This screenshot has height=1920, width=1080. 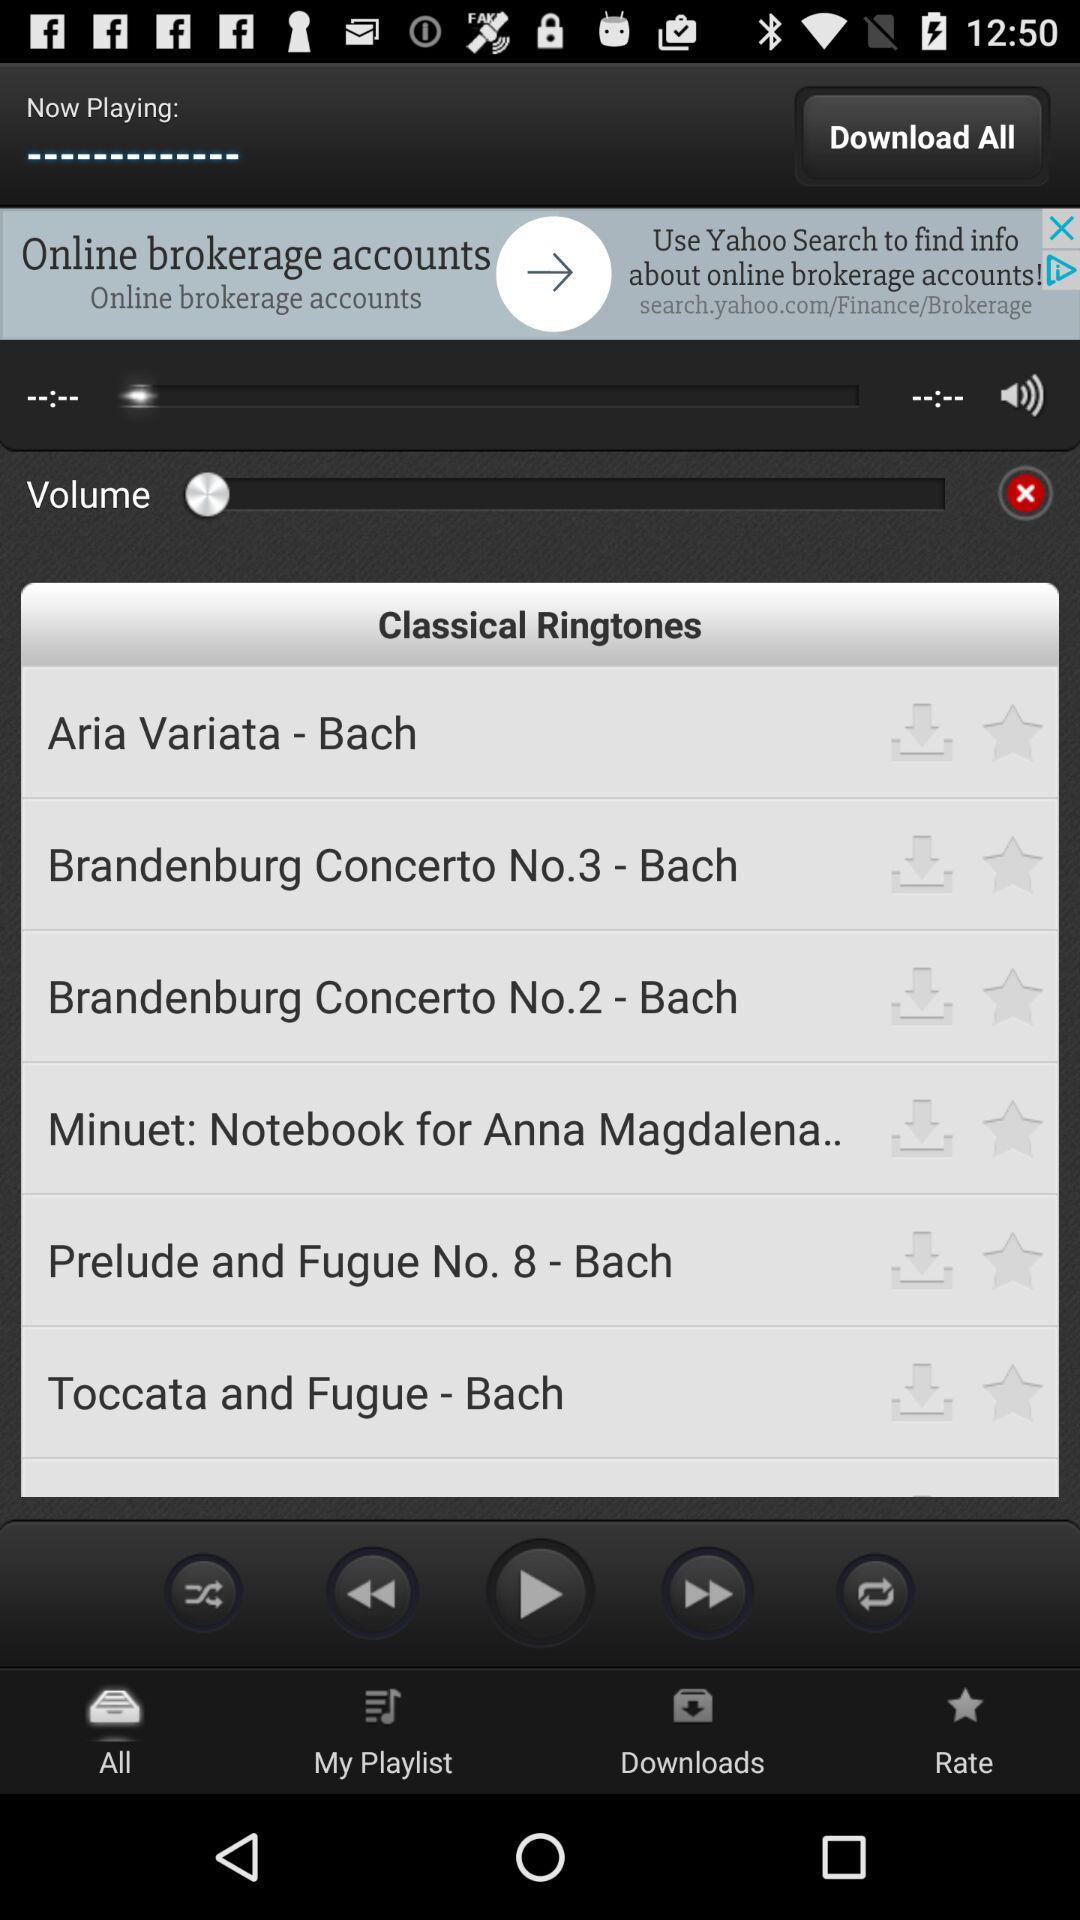 I want to click on go forward, so click(x=707, y=1591).